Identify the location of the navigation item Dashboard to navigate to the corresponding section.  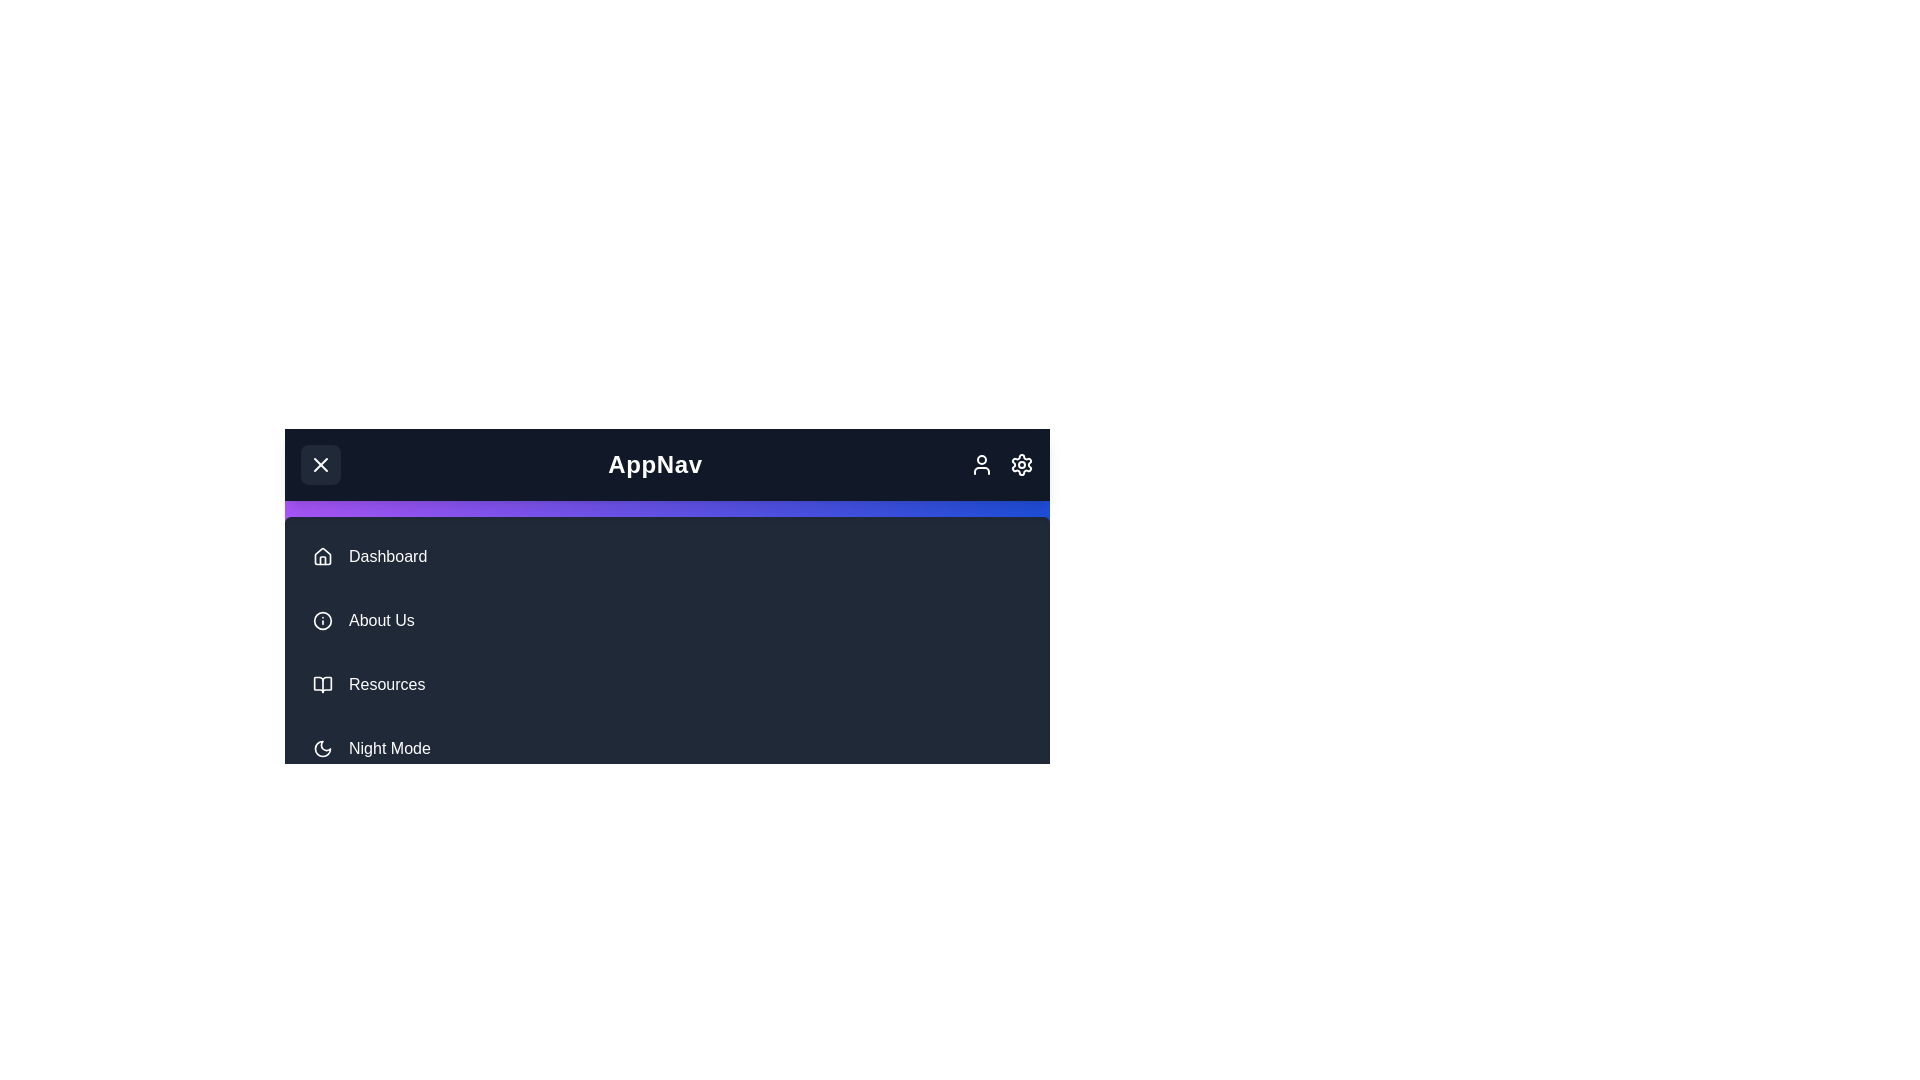
(667, 556).